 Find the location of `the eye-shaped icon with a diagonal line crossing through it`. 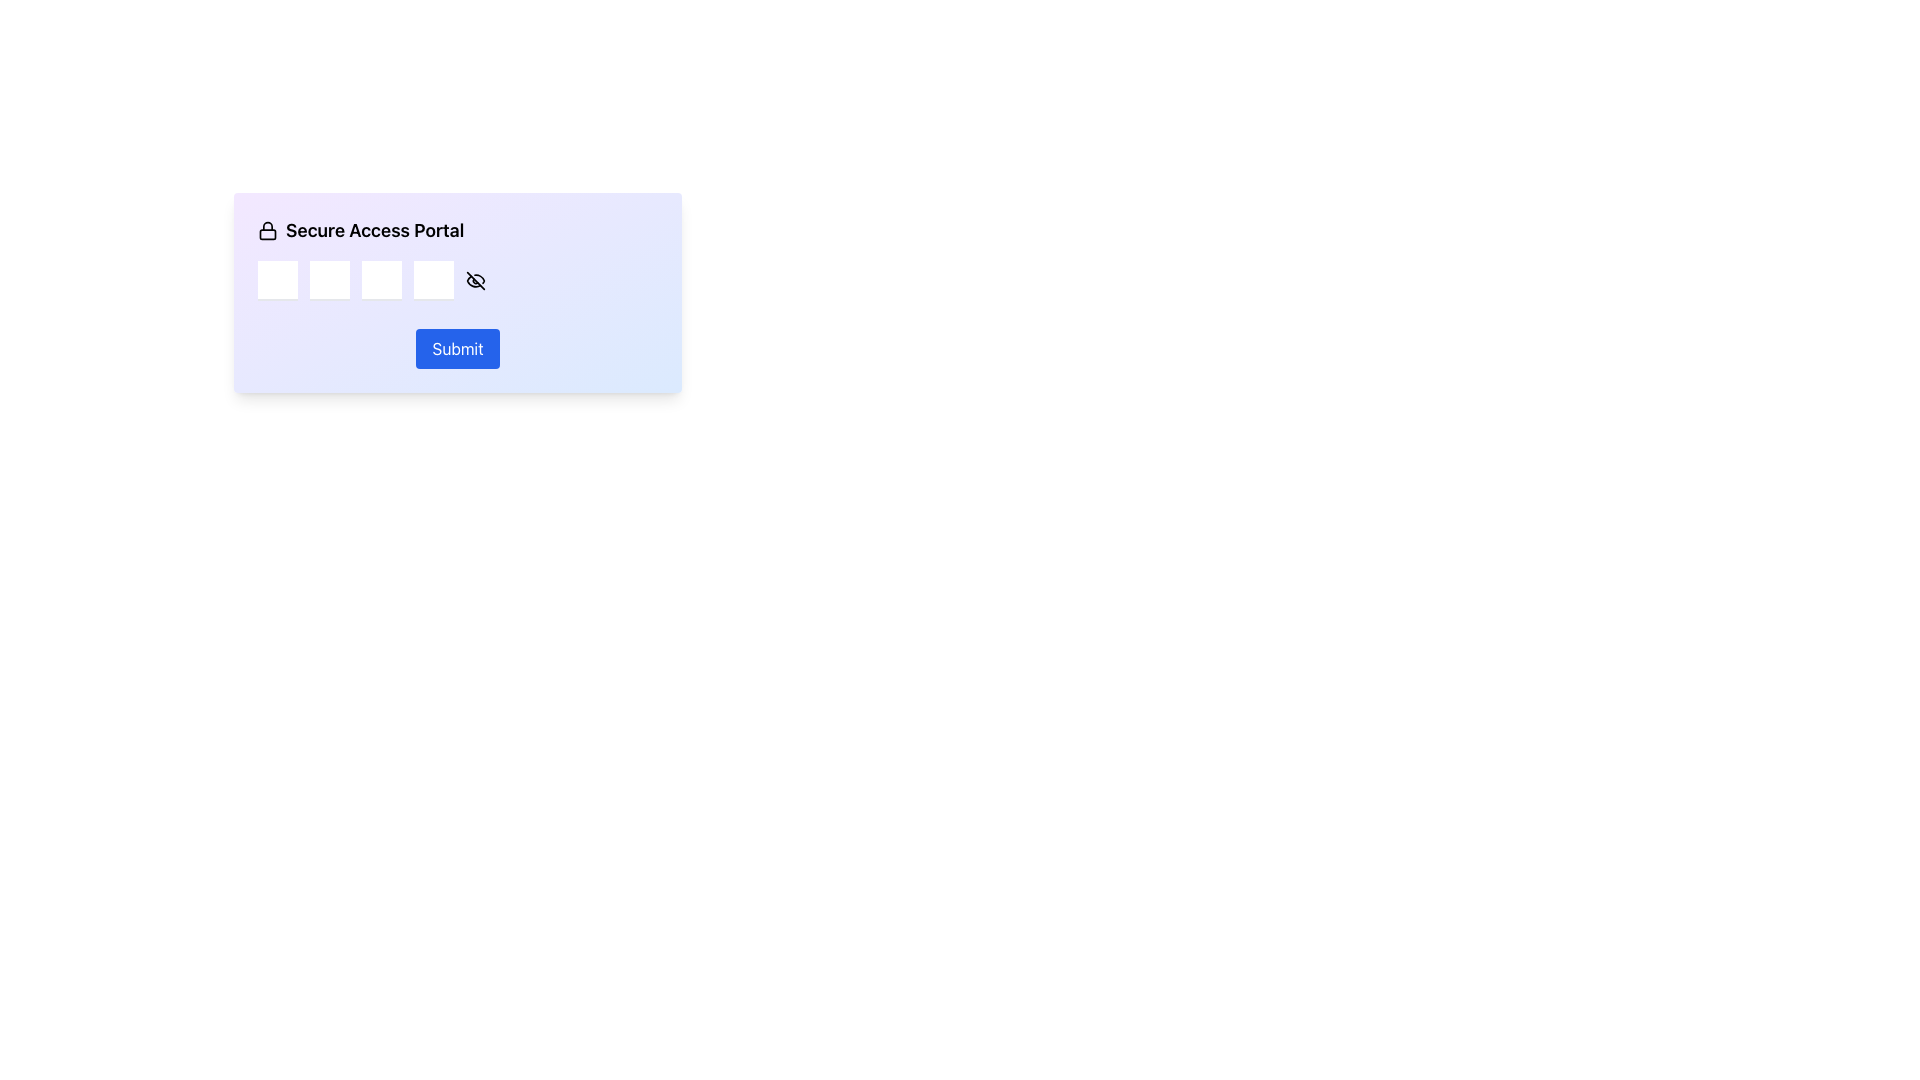

the eye-shaped icon with a diagonal line crossing through it is located at coordinates (474, 281).